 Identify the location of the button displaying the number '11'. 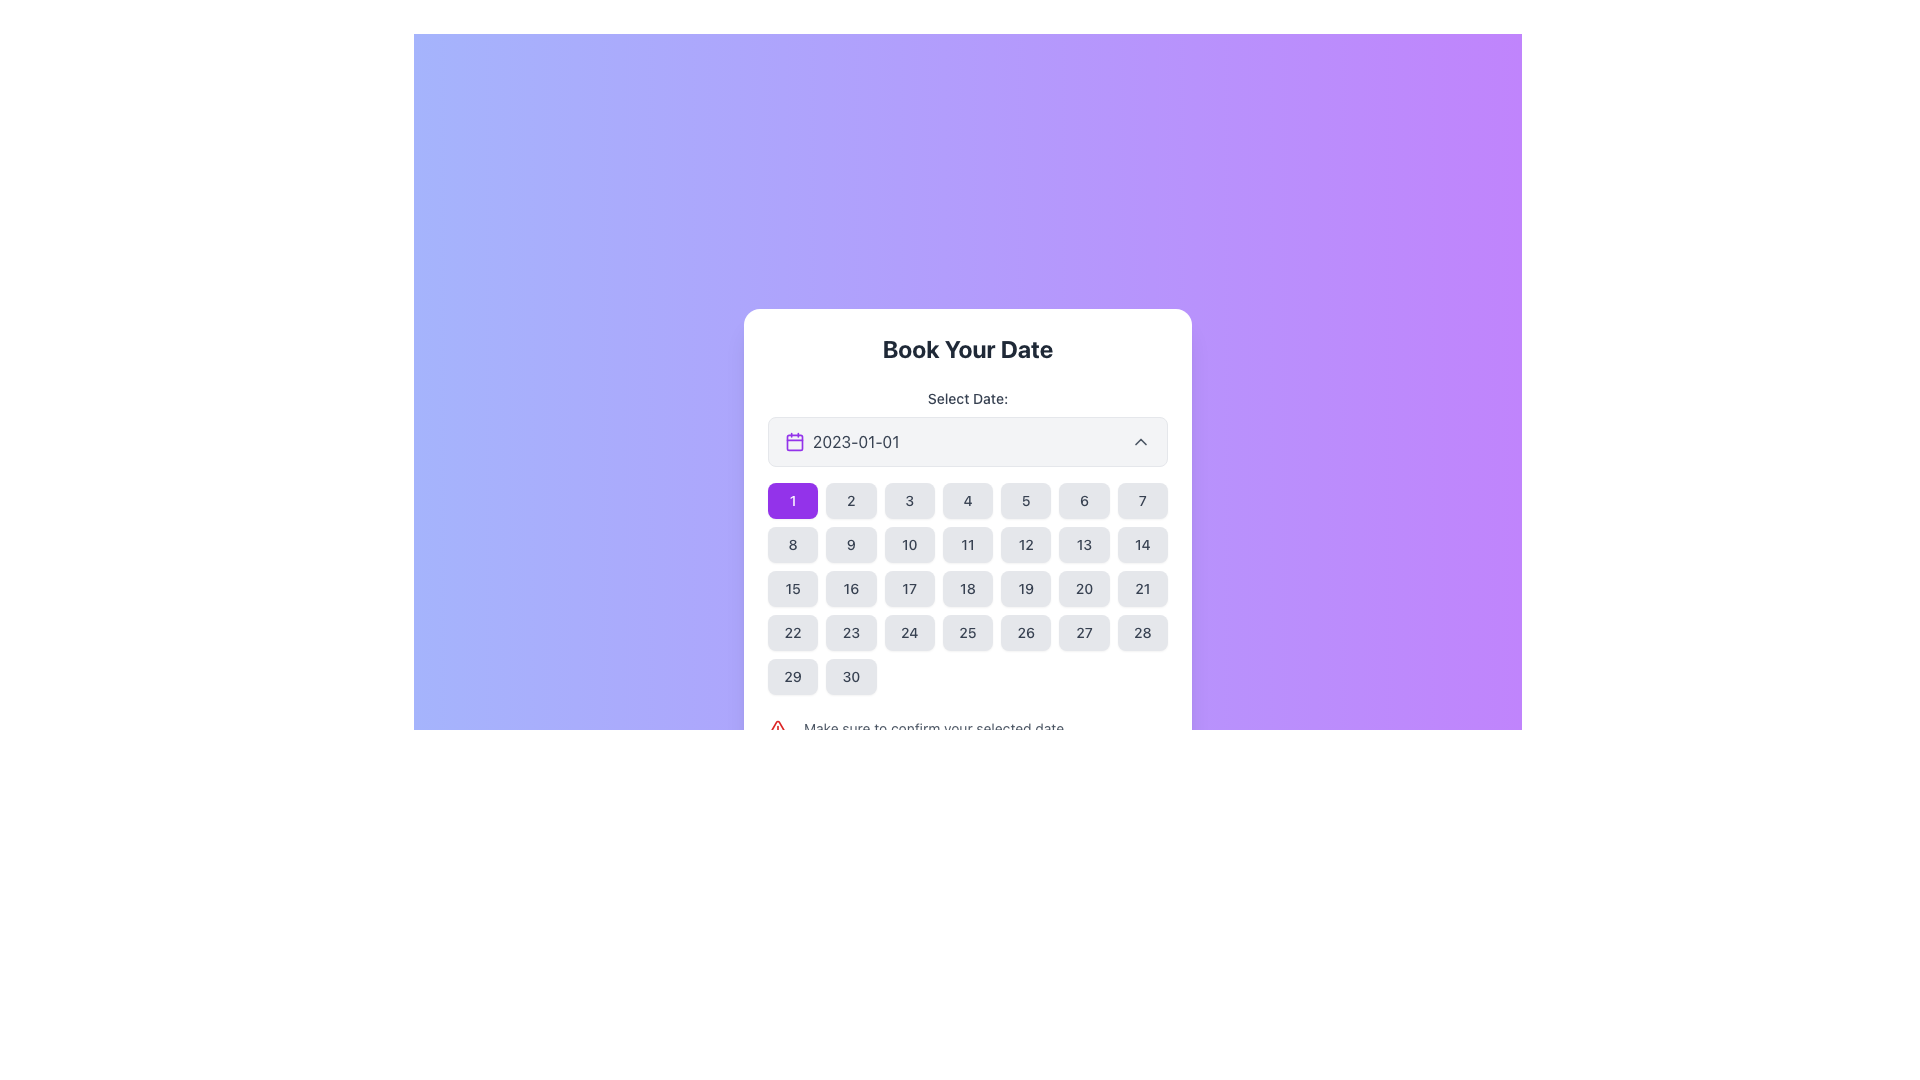
(968, 544).